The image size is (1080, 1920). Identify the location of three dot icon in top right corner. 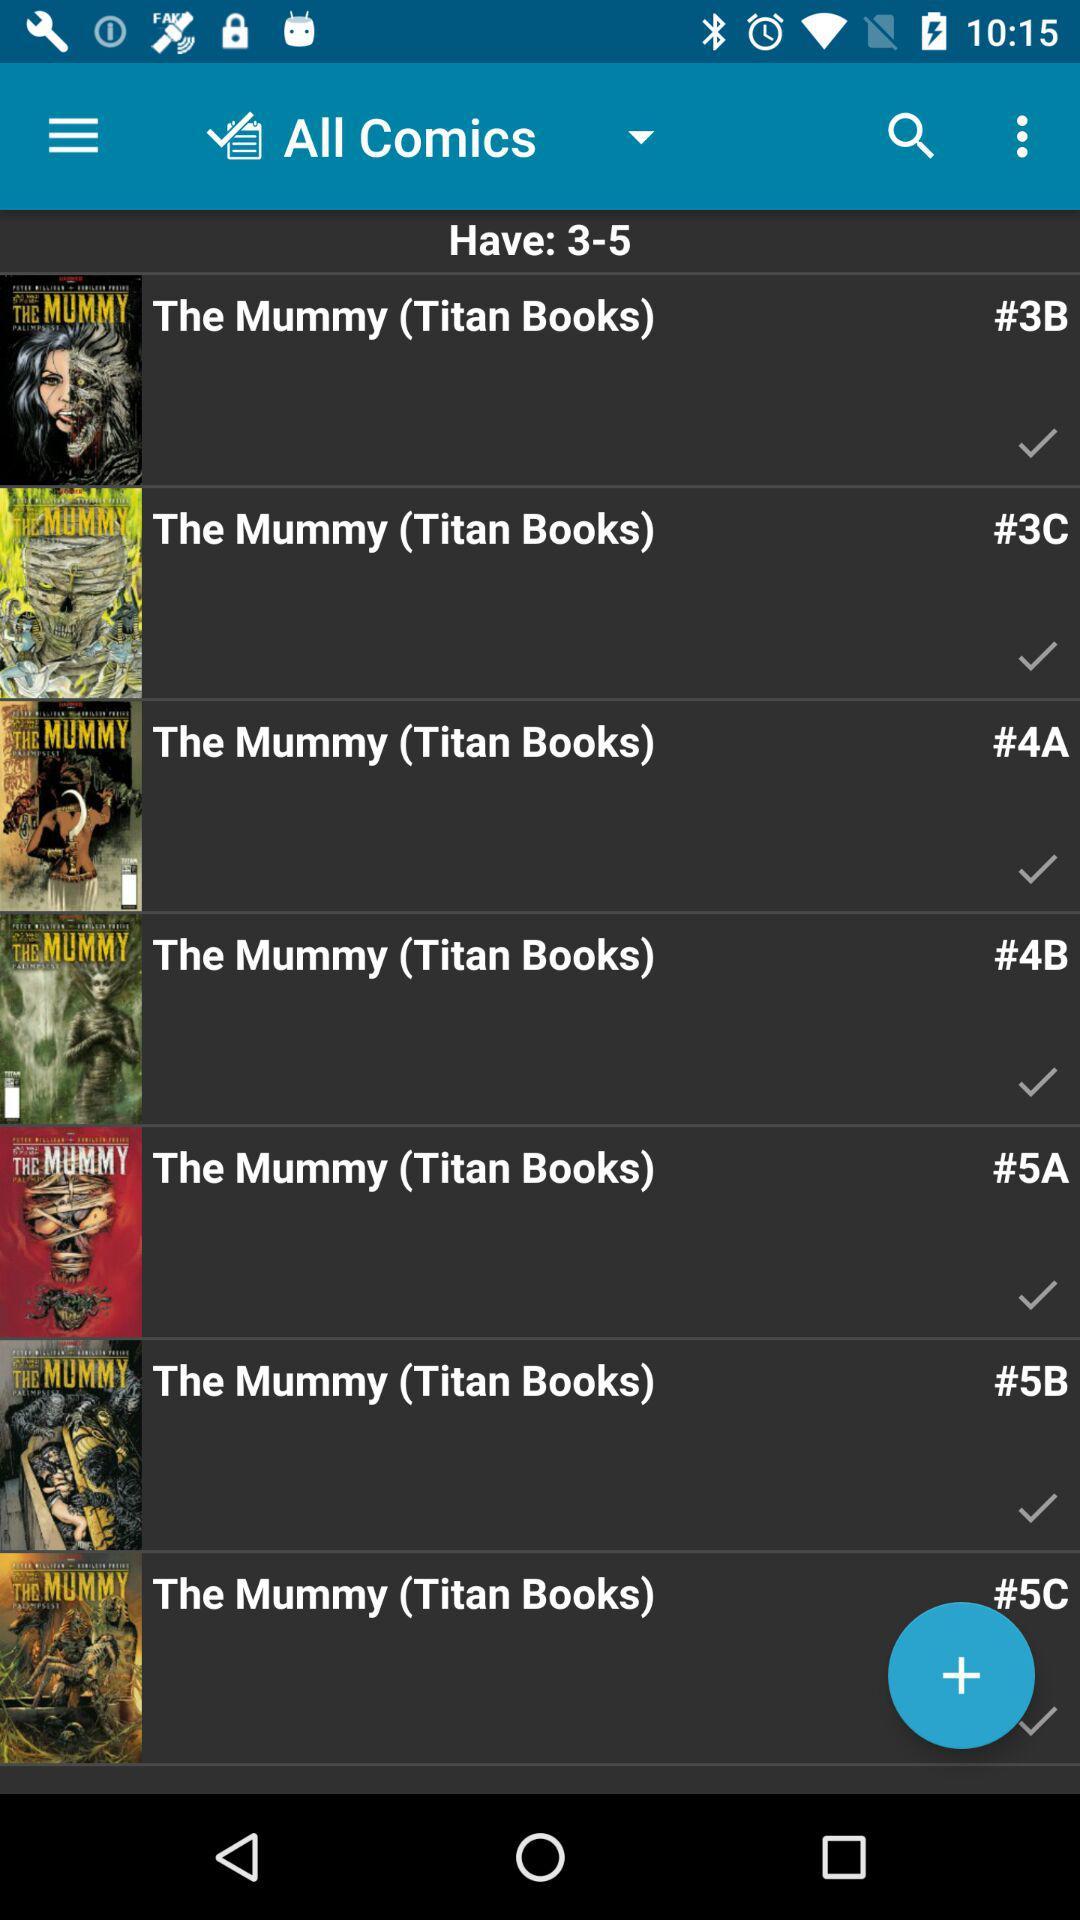
(1027, 136).